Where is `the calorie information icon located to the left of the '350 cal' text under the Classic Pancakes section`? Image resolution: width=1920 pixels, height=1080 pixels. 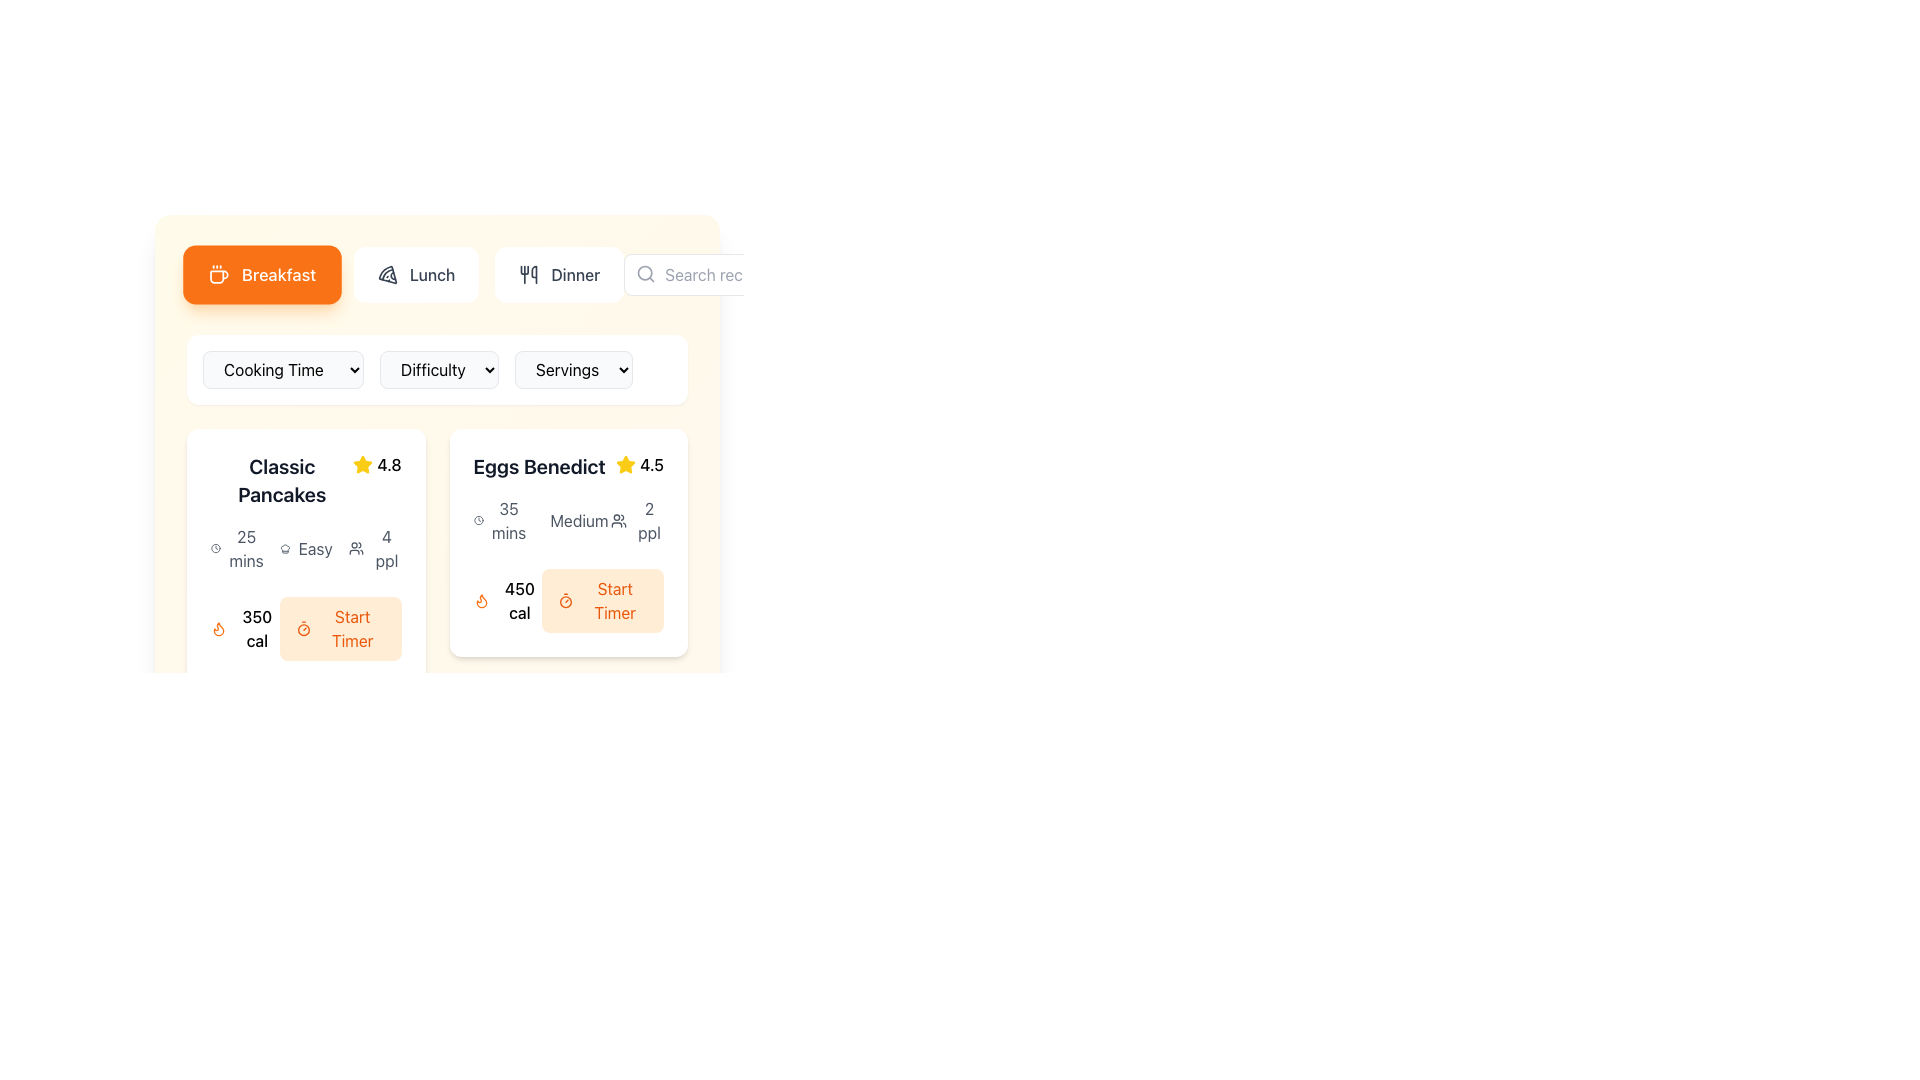 the calorie information icon located to the left of the '350 cal' text under the Classic Pancakes section is located at coordinates (219, 627).